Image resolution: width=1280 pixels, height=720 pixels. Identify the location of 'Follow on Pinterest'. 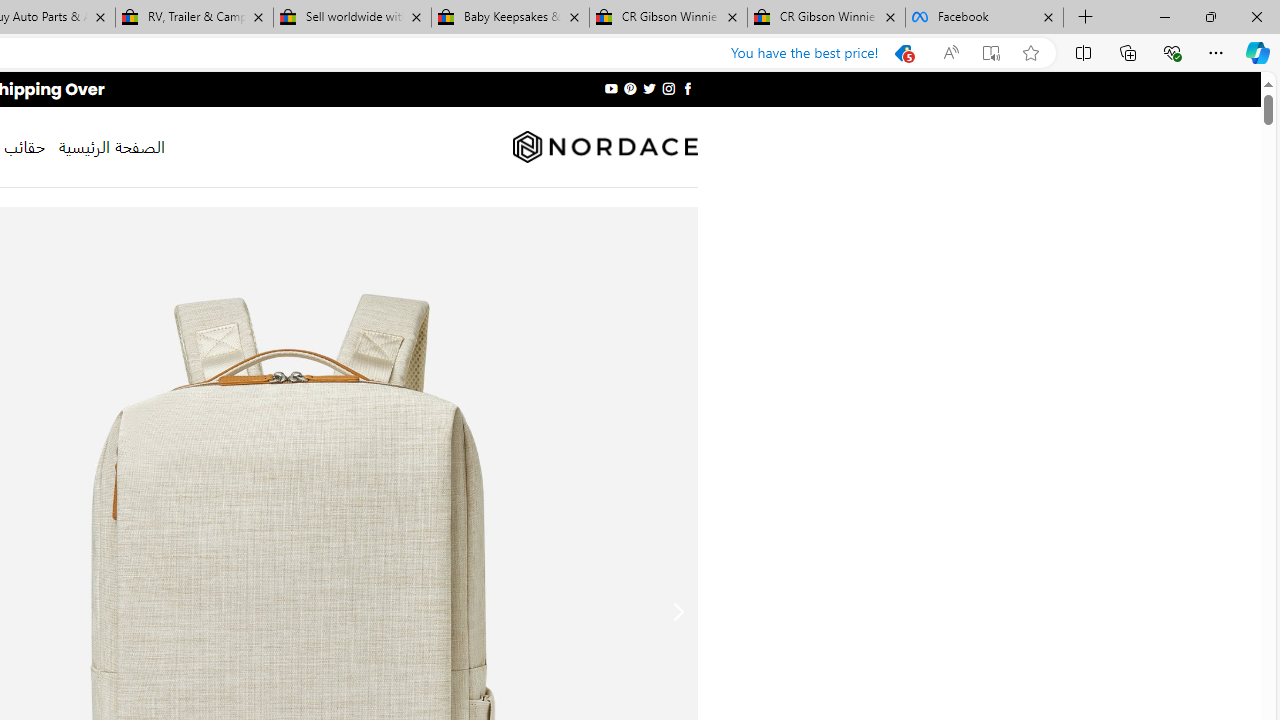
(630, 88).